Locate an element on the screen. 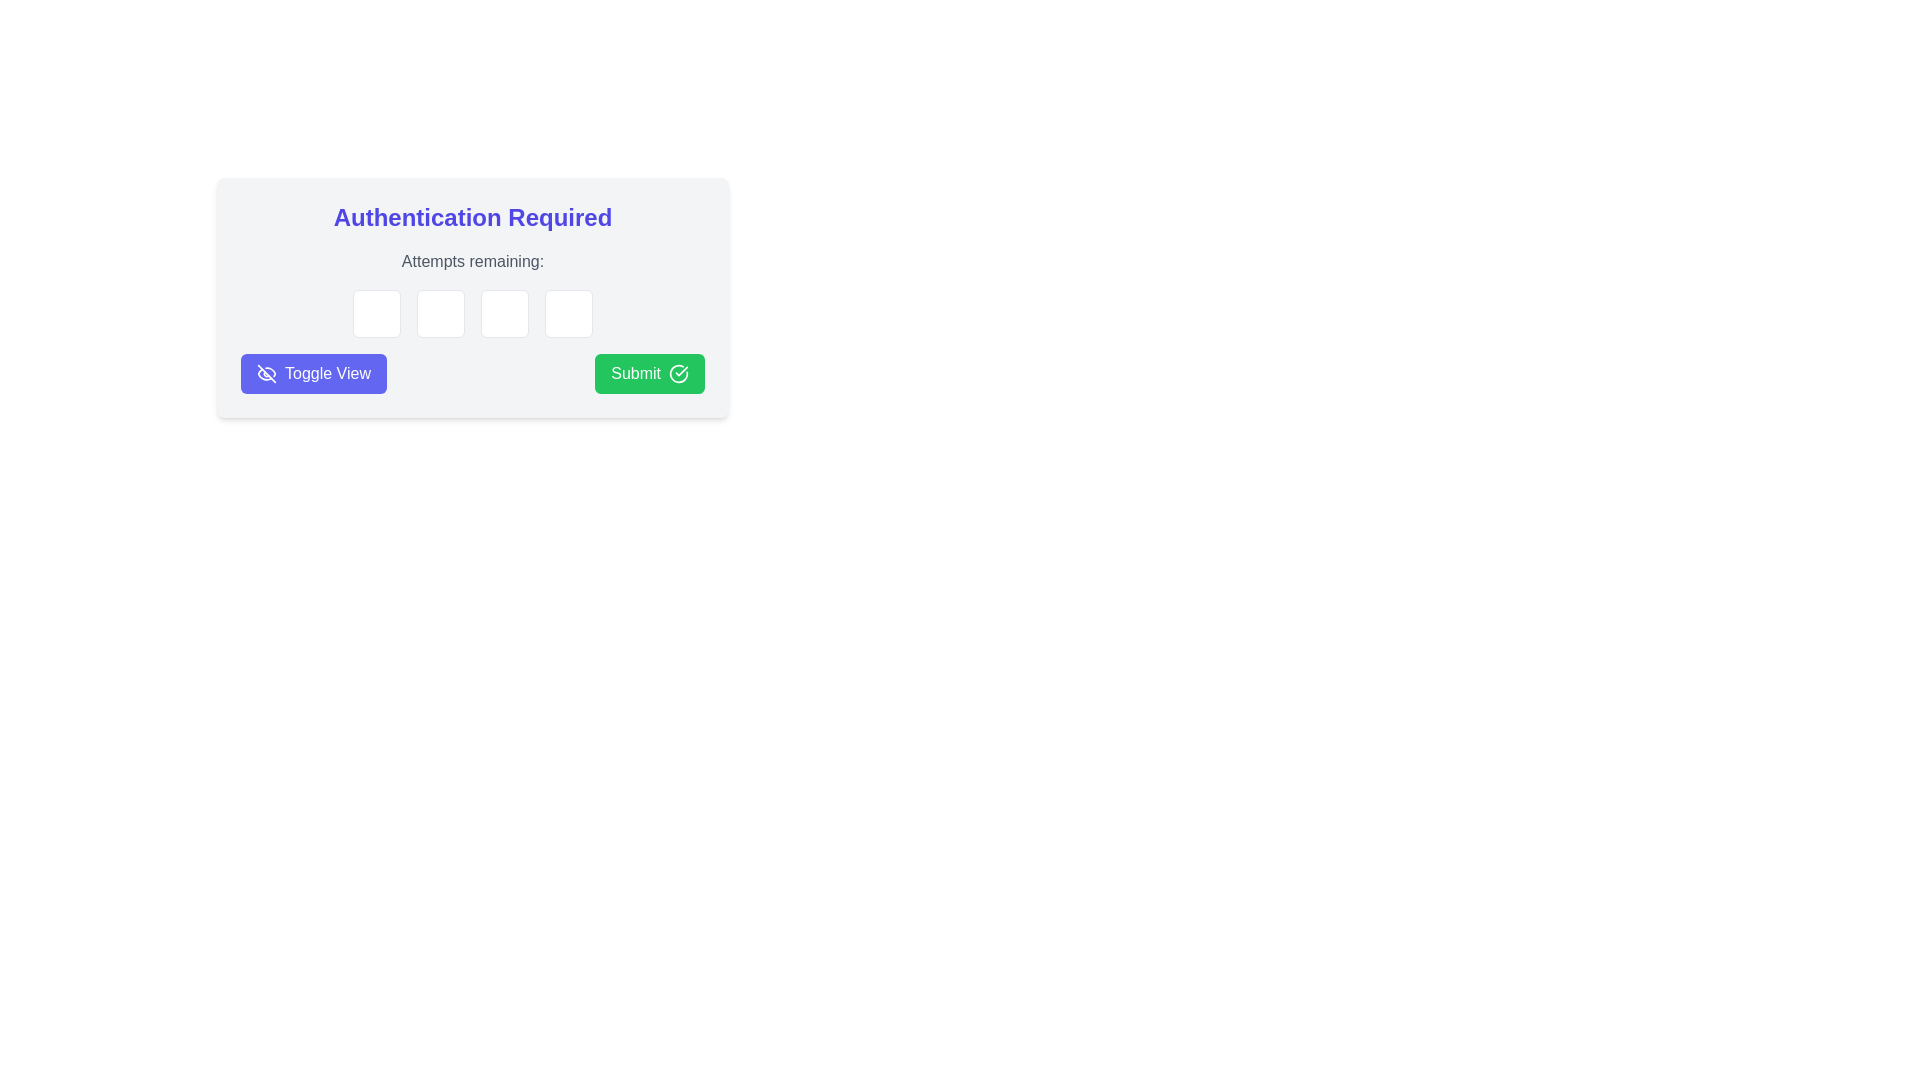 Image resolution: width=1920 pixels, height=1080 pixels. the 'eye-off' icon located inside the 'Toggle View' button at the bottom-left corner of the central card-like interface is located at coordinates (266, 374).